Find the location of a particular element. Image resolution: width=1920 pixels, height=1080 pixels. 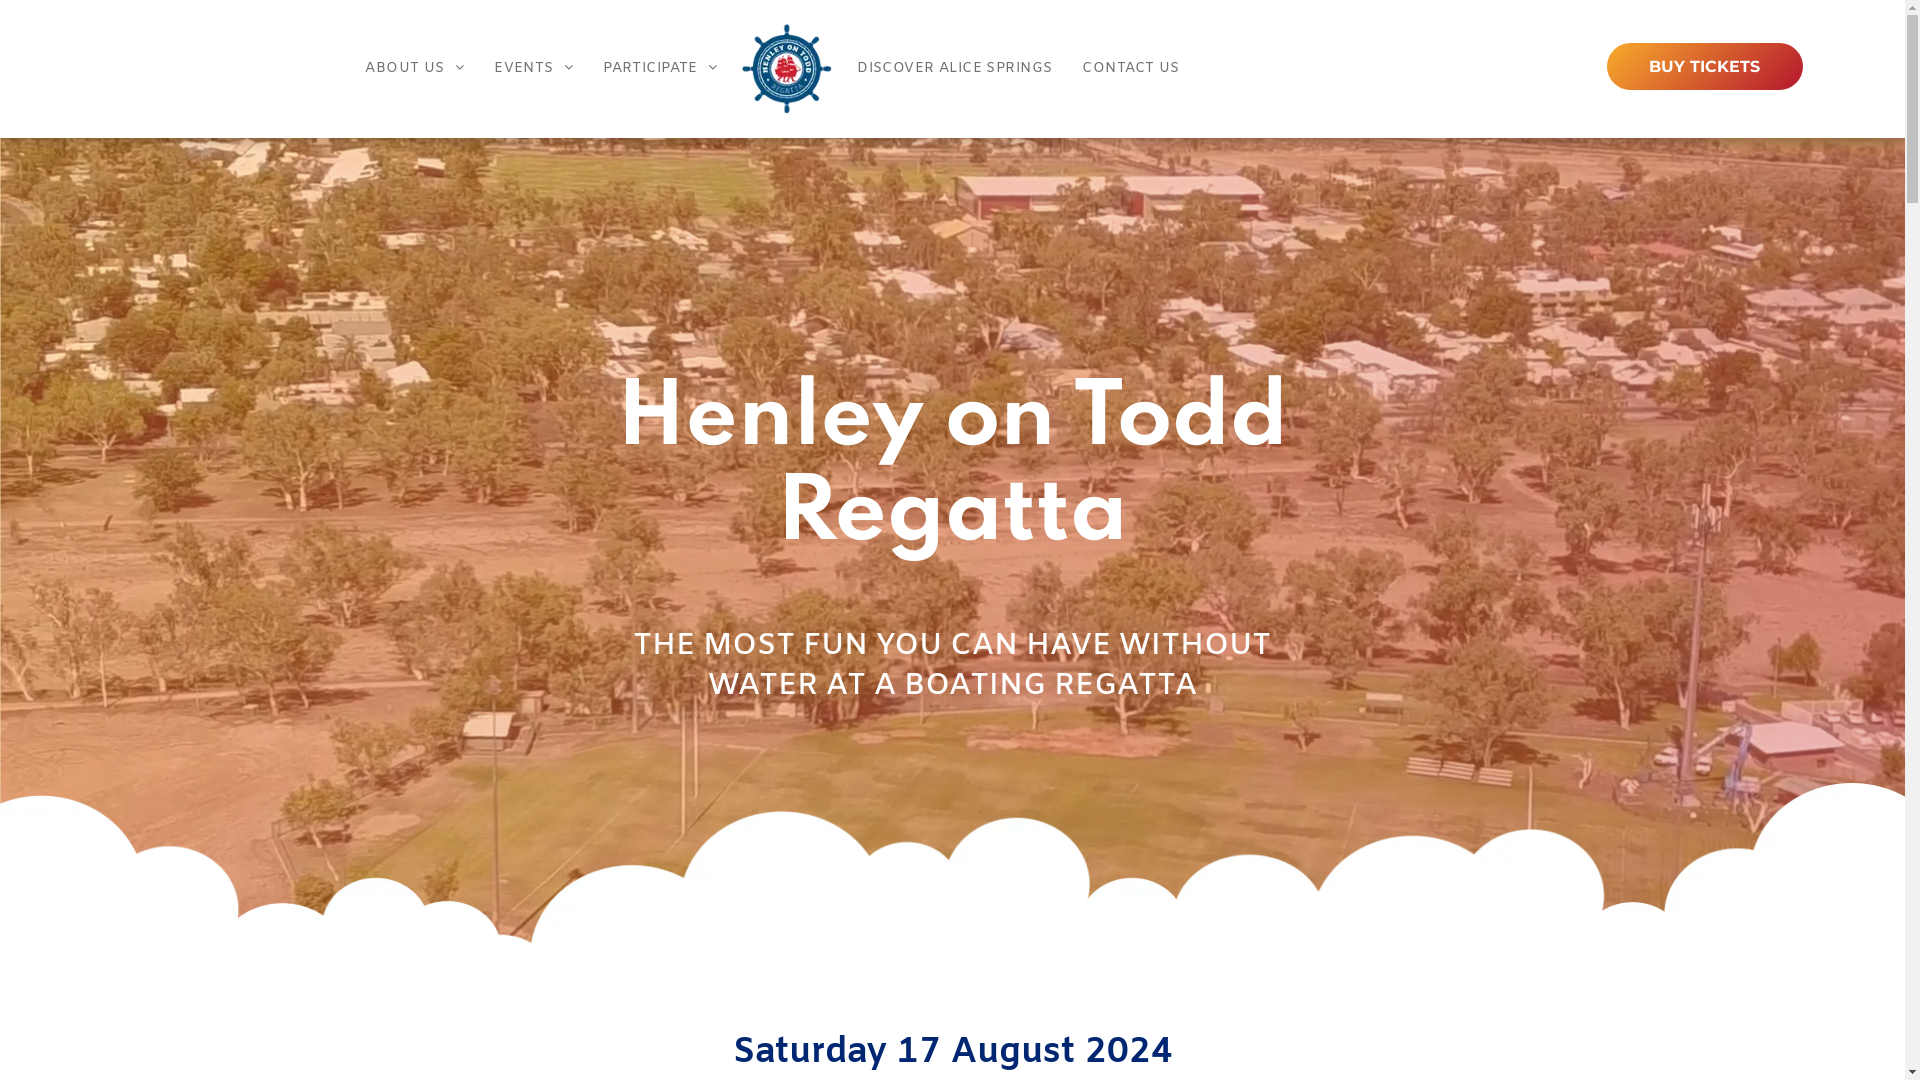

'ABOUT US' is located at coordinates (413, 68).